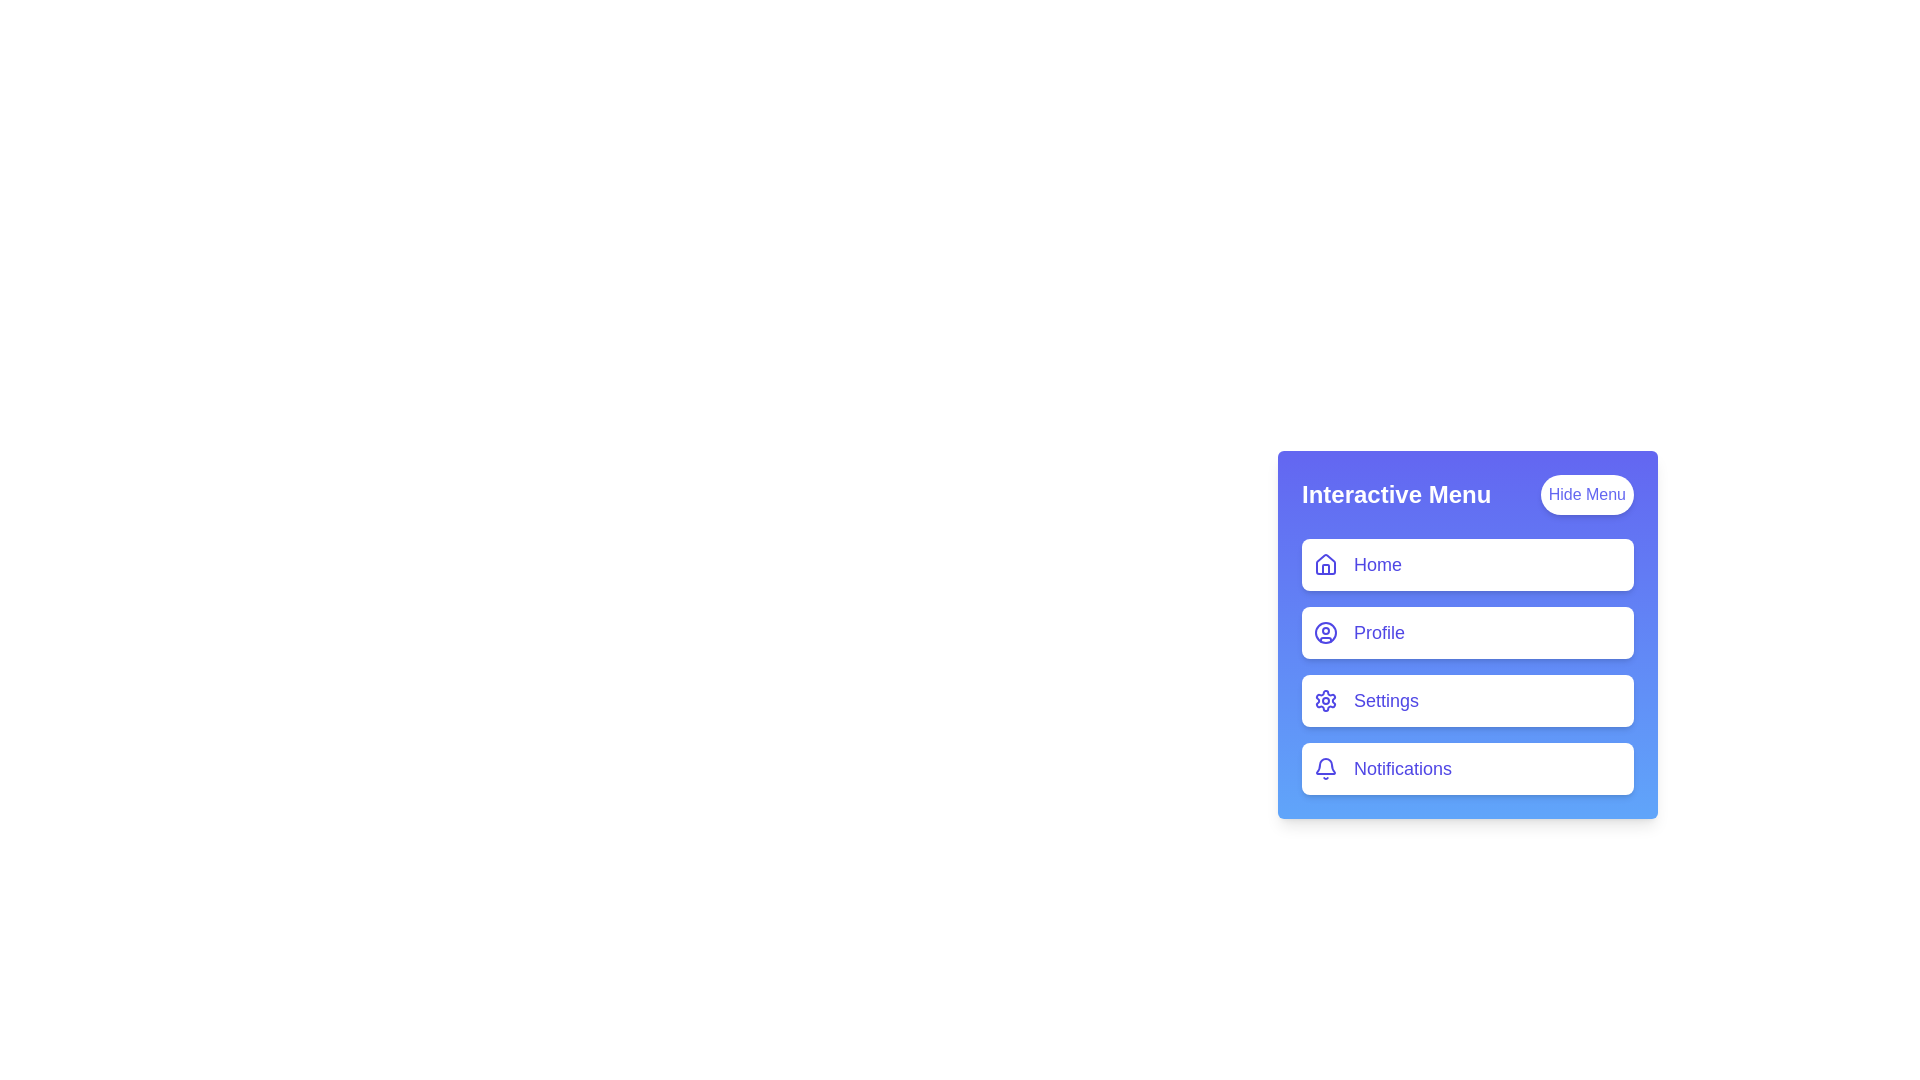 This screenshot has width=1920, height=1080. Describe the element at coordinates (1325, 564) in the screenshot. I see `the menu item icon corresponding to Home` at that location.